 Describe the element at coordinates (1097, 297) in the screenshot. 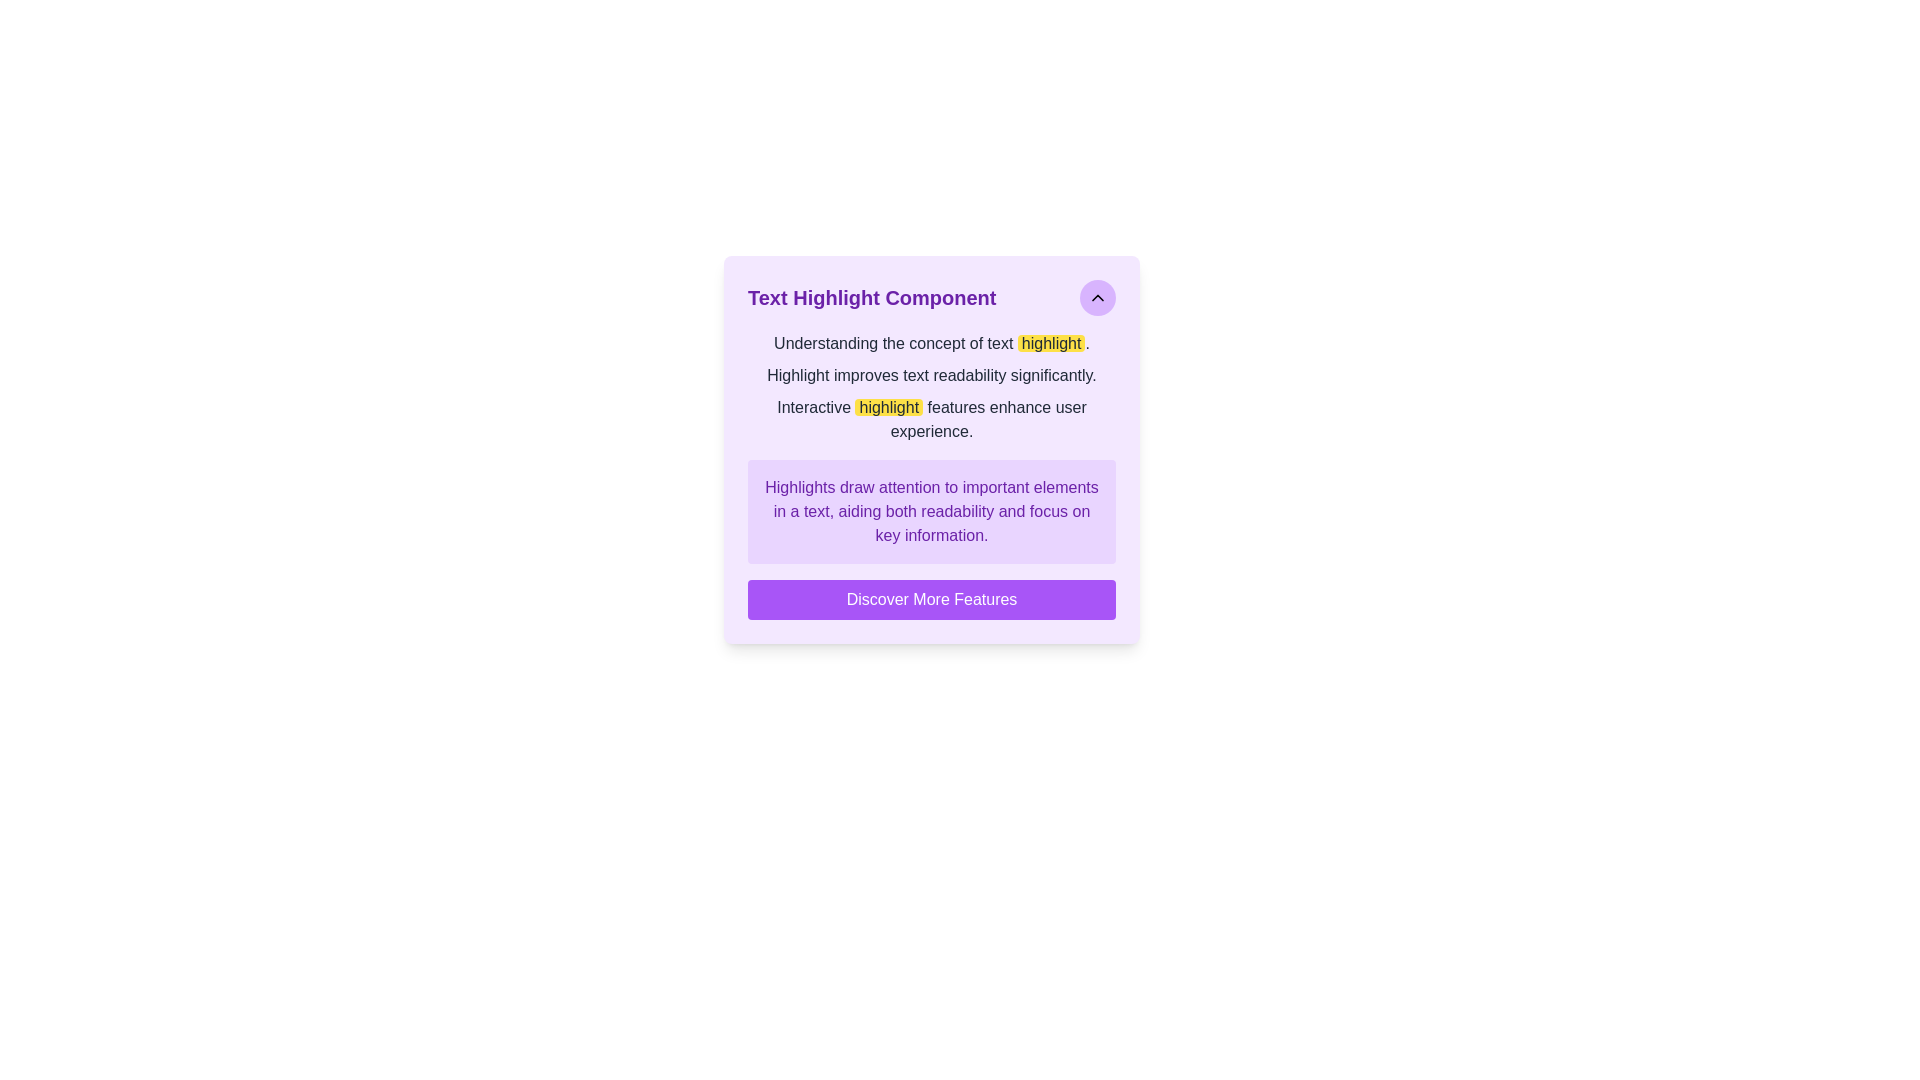

I see `the button located in the top-right section of the 'Text Highlight Component' card` at that location.